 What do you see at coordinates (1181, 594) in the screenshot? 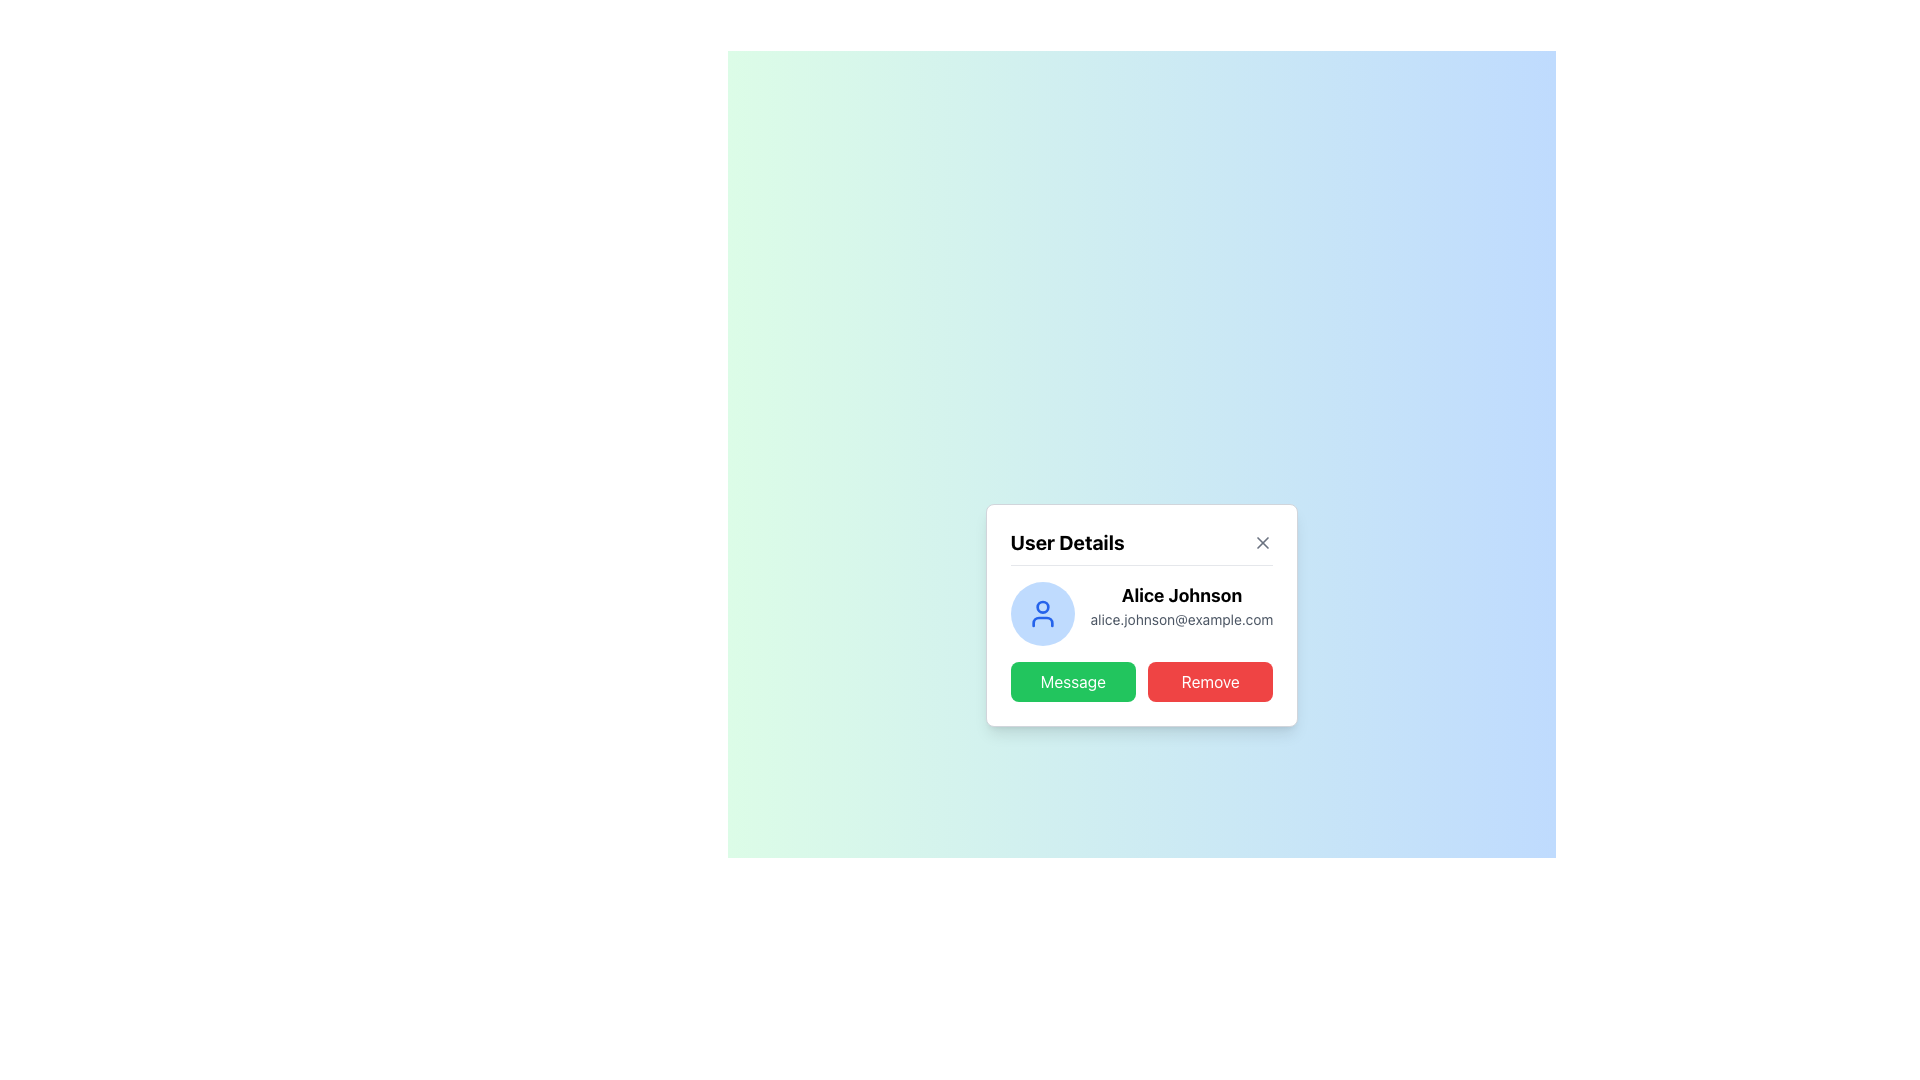
I see `the text label displaying the user's full name, which is located above the email address 'alice.johnson@example.com' in the user details card within the modal window` at bounding box center [1181, 594].